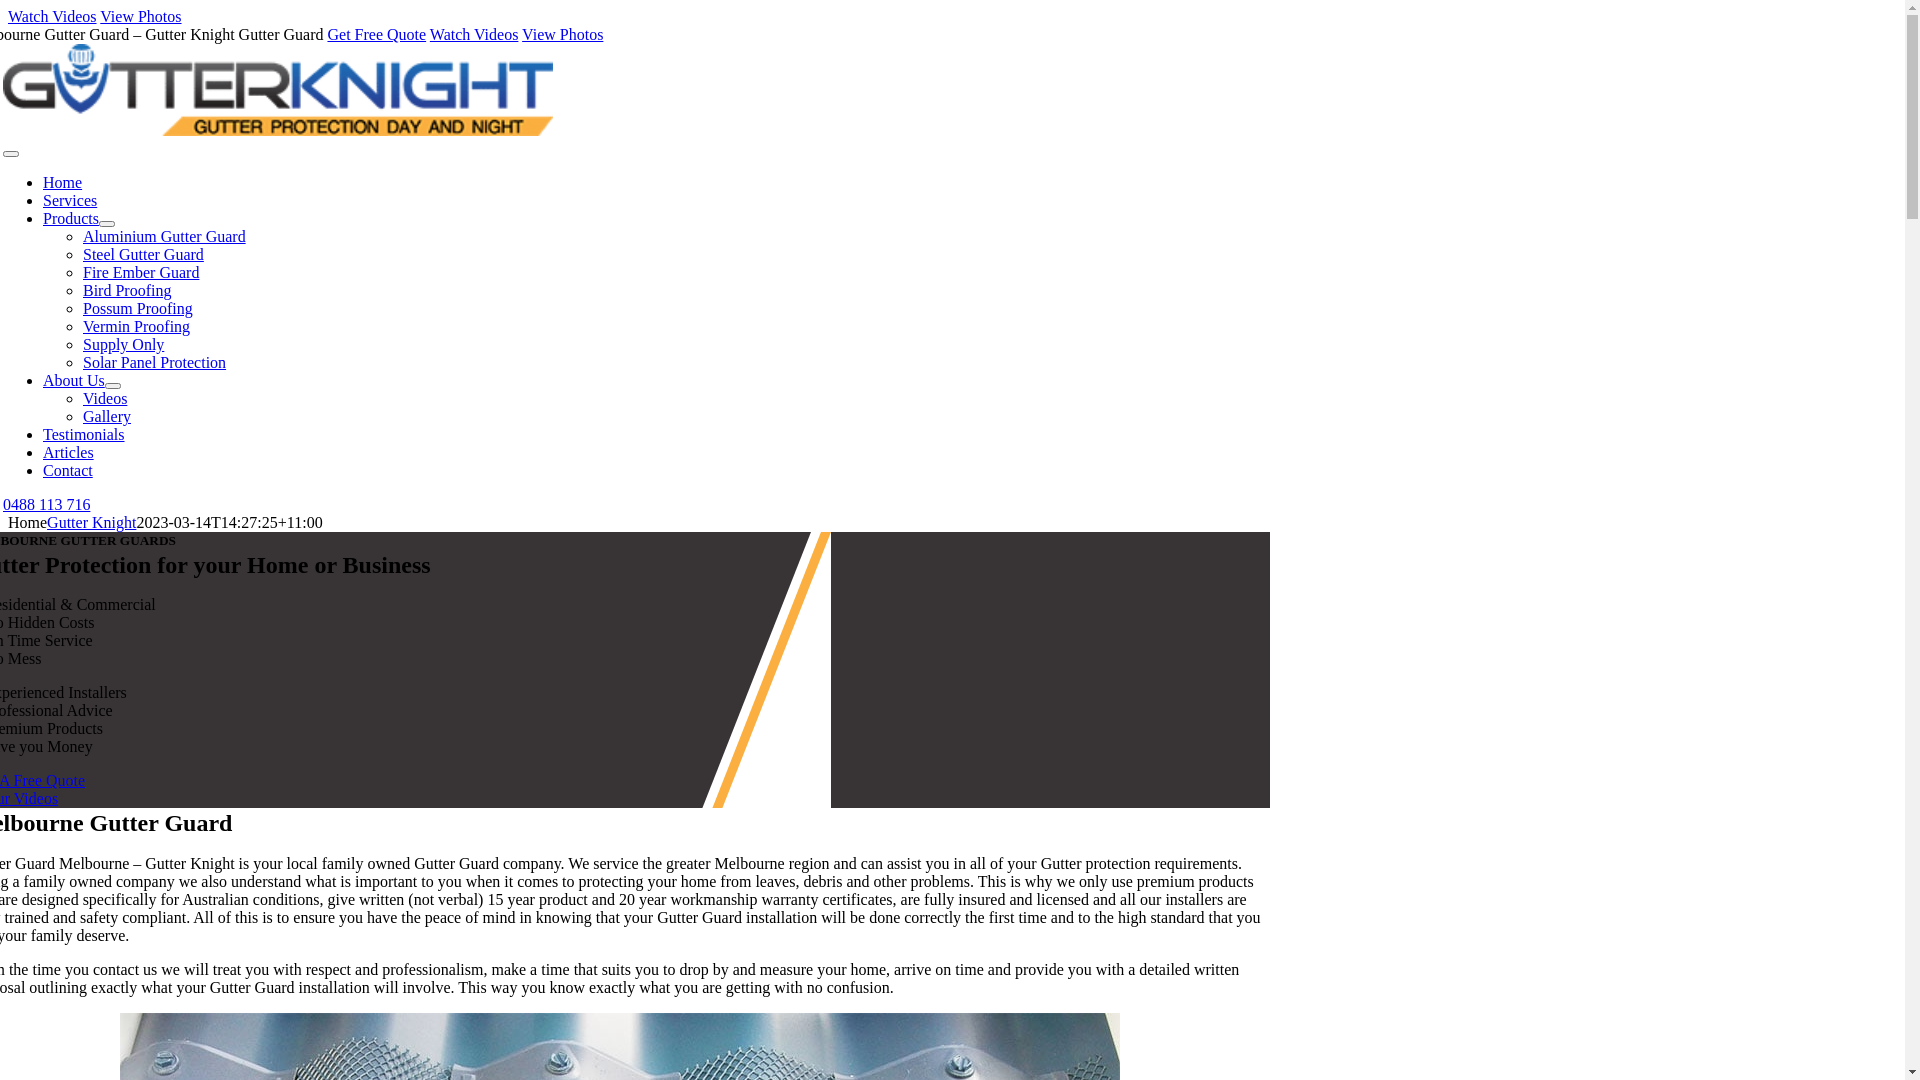  I want to click on 'Supply Only', so click(122, 343).